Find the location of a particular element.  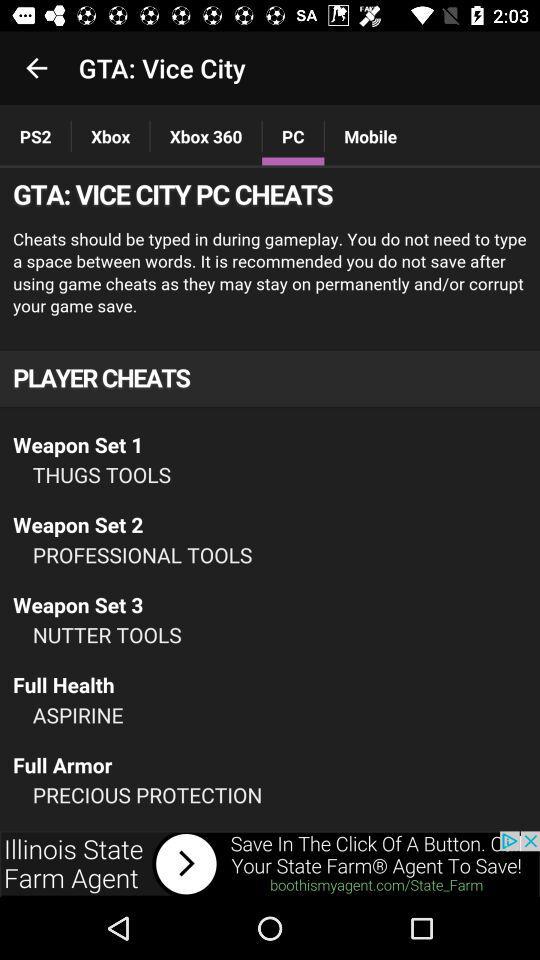

advertisement area is located at coordinates (270, 863).